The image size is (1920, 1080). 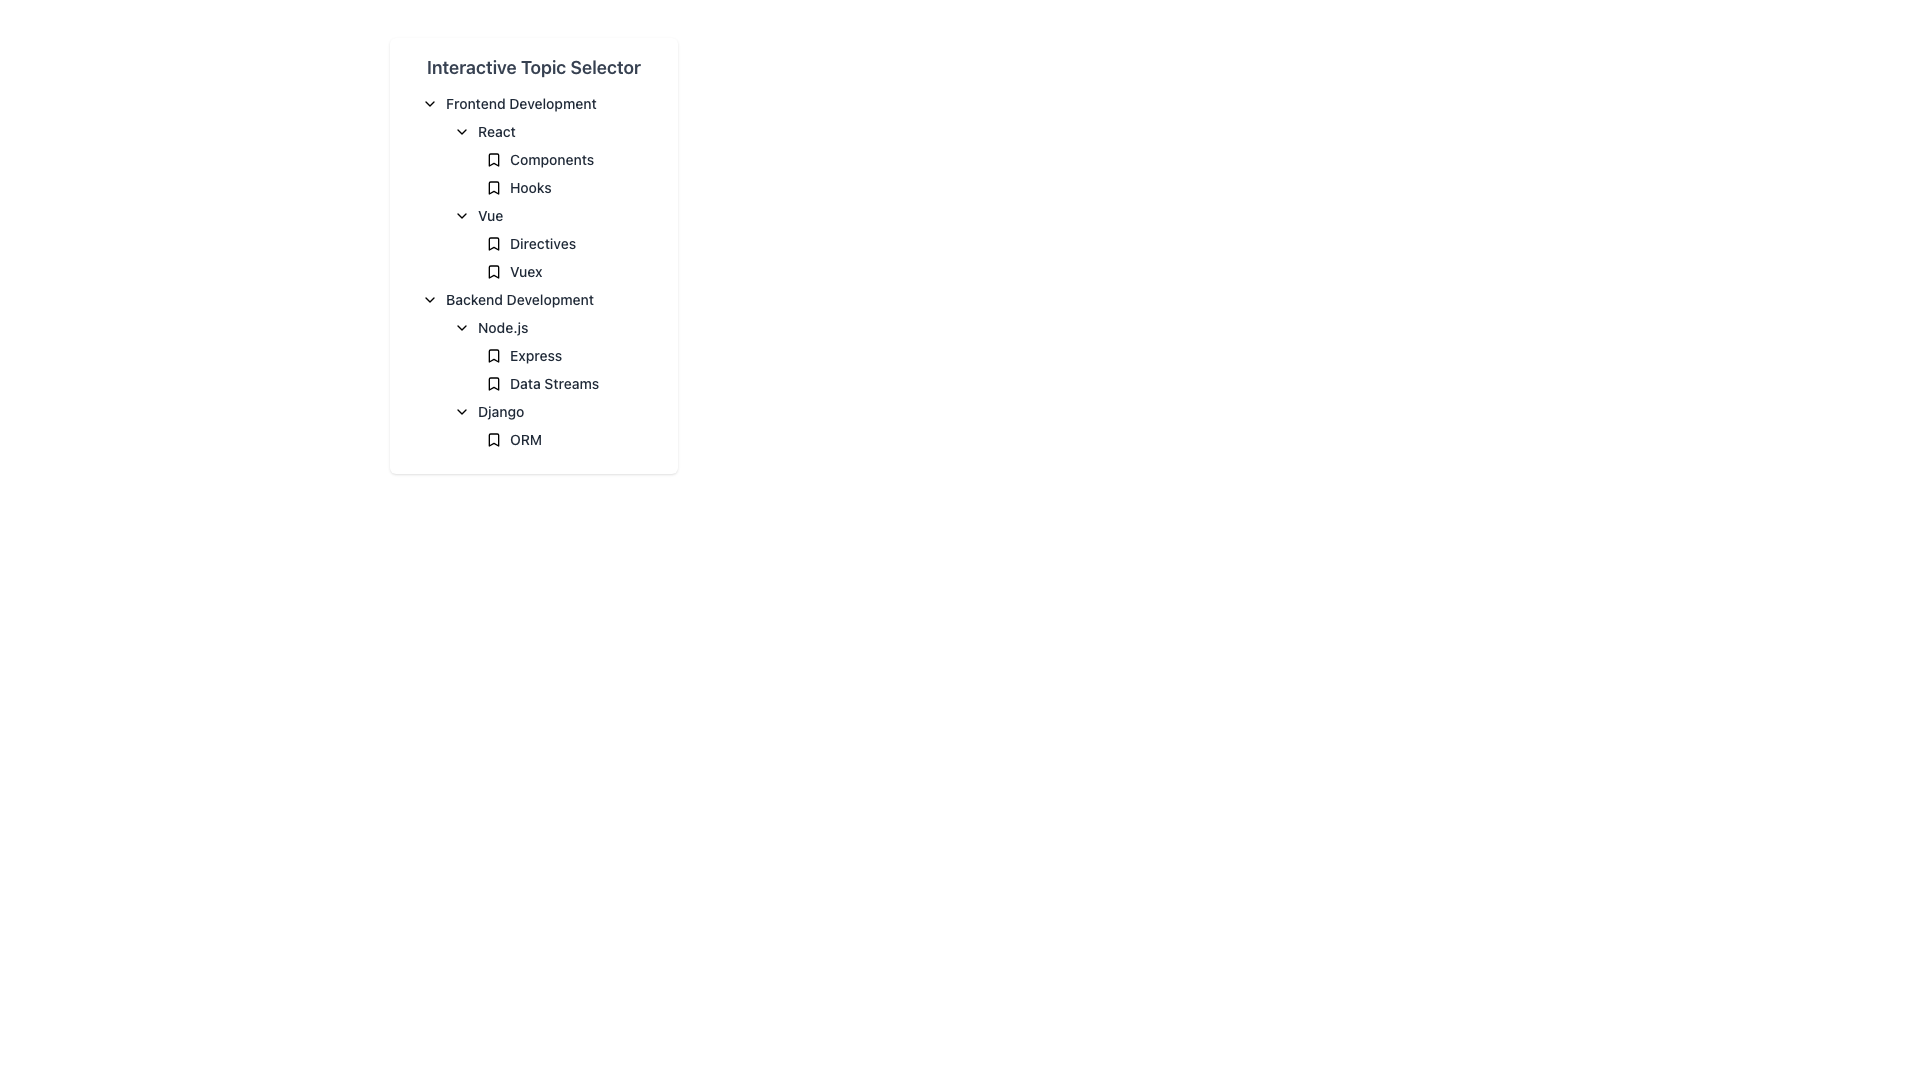 I want to click on the decorative icon indicating 'Data Streams' located within the 'Node.js' category under 'Backend Development', so click(x=494, y=384).